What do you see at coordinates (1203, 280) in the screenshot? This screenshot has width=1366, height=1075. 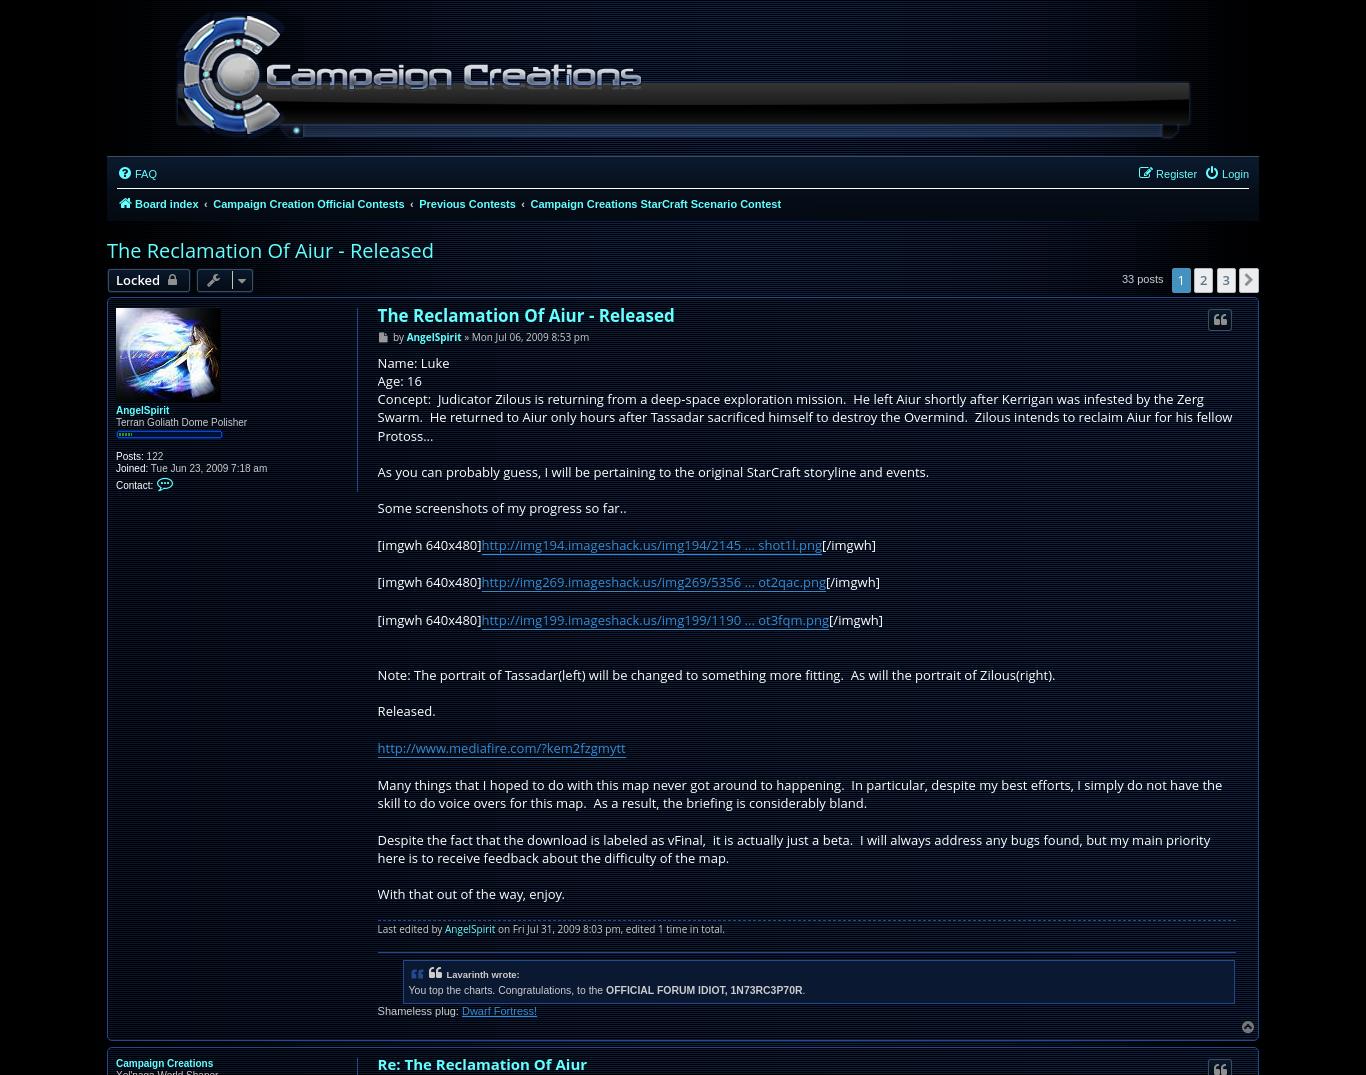 I see `'2'` at bounding box center [1203, 280].